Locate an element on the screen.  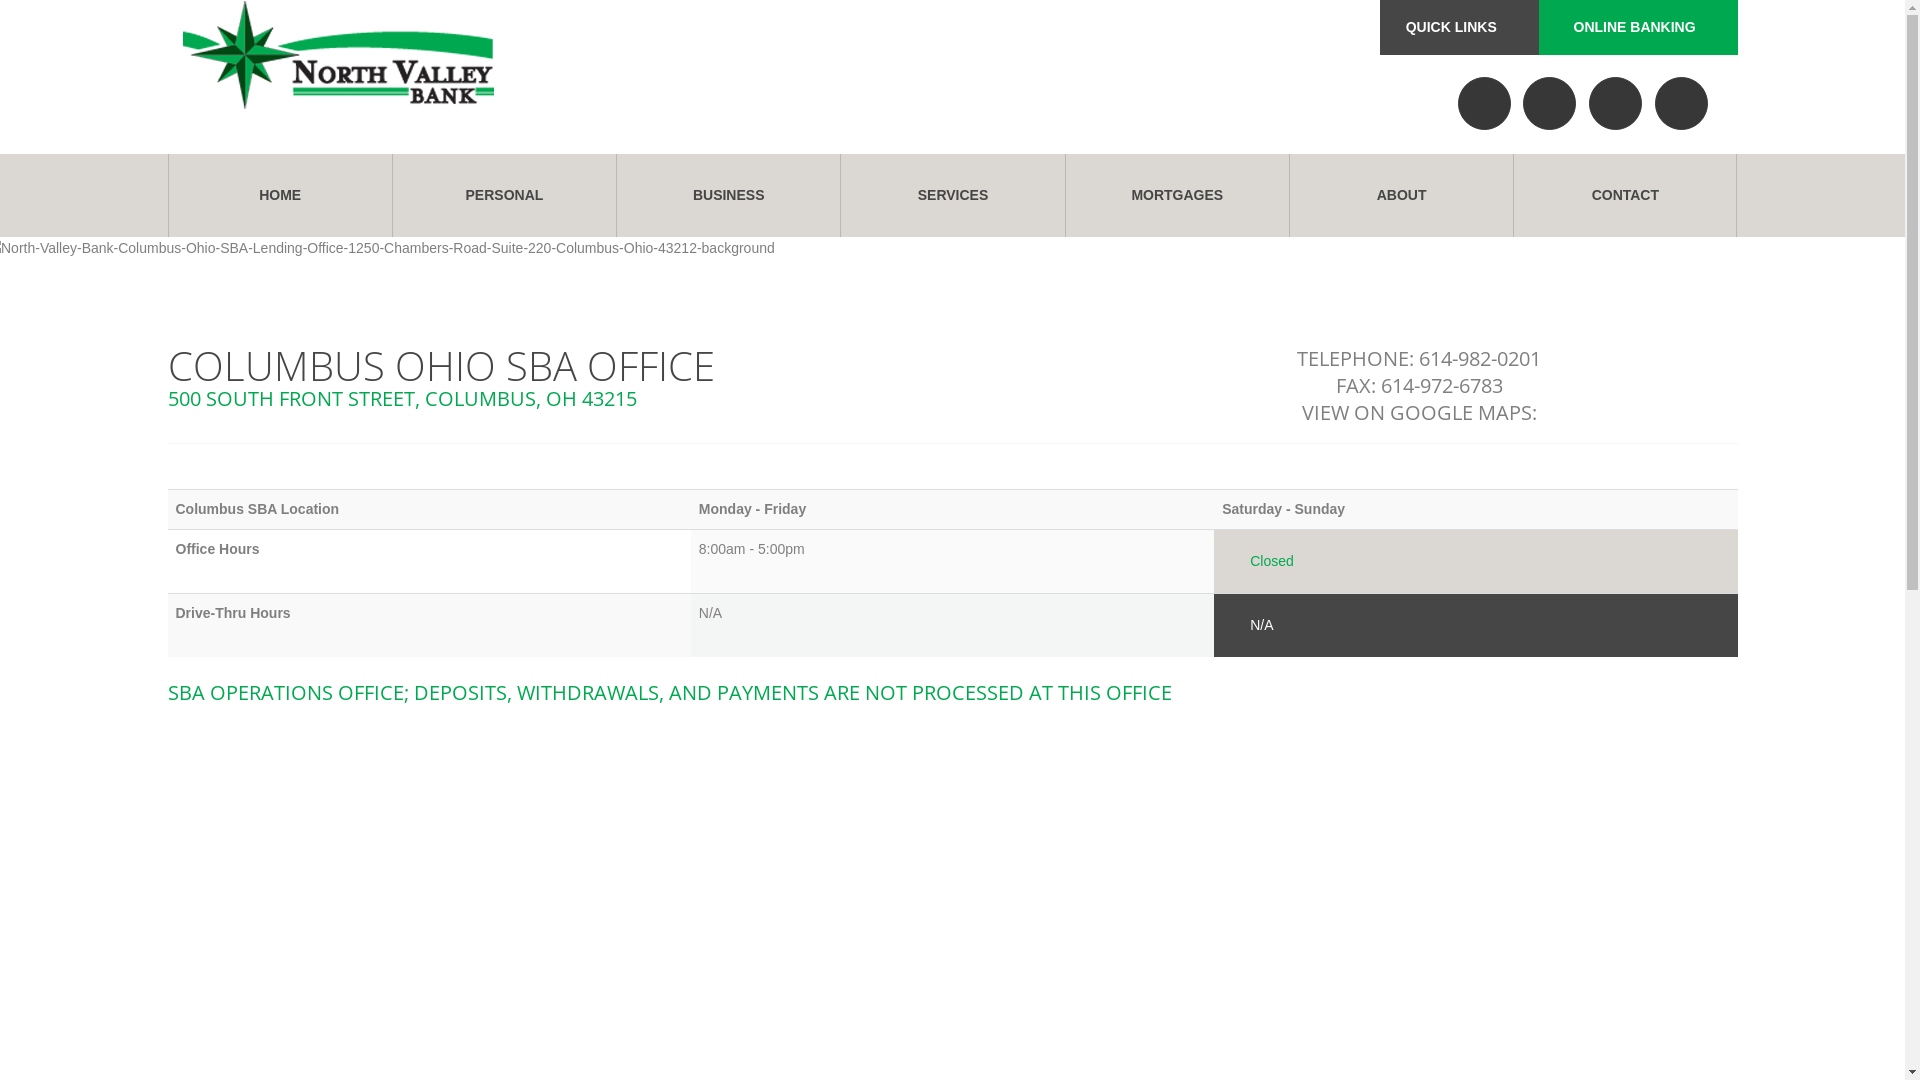
'BUSINESS' is located at coordinates (727, 195).